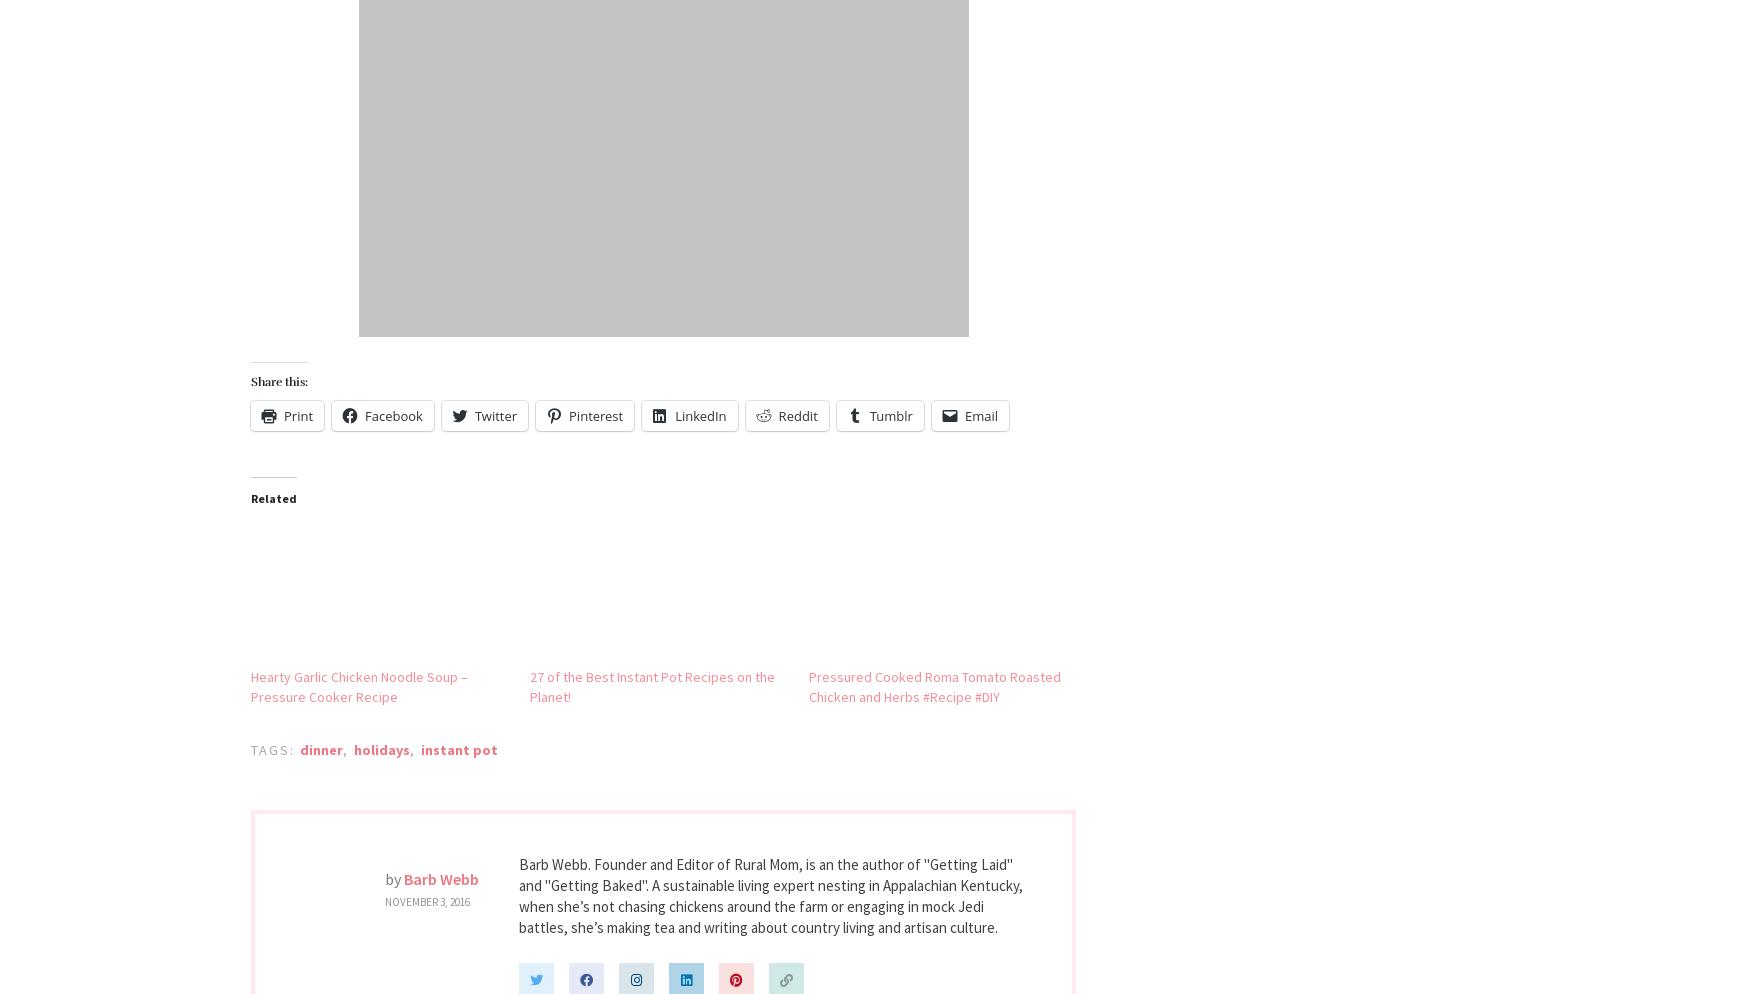  Describe the element at coordinates (275, 748) in the screenshot. I see `'Tags:'` at that location.